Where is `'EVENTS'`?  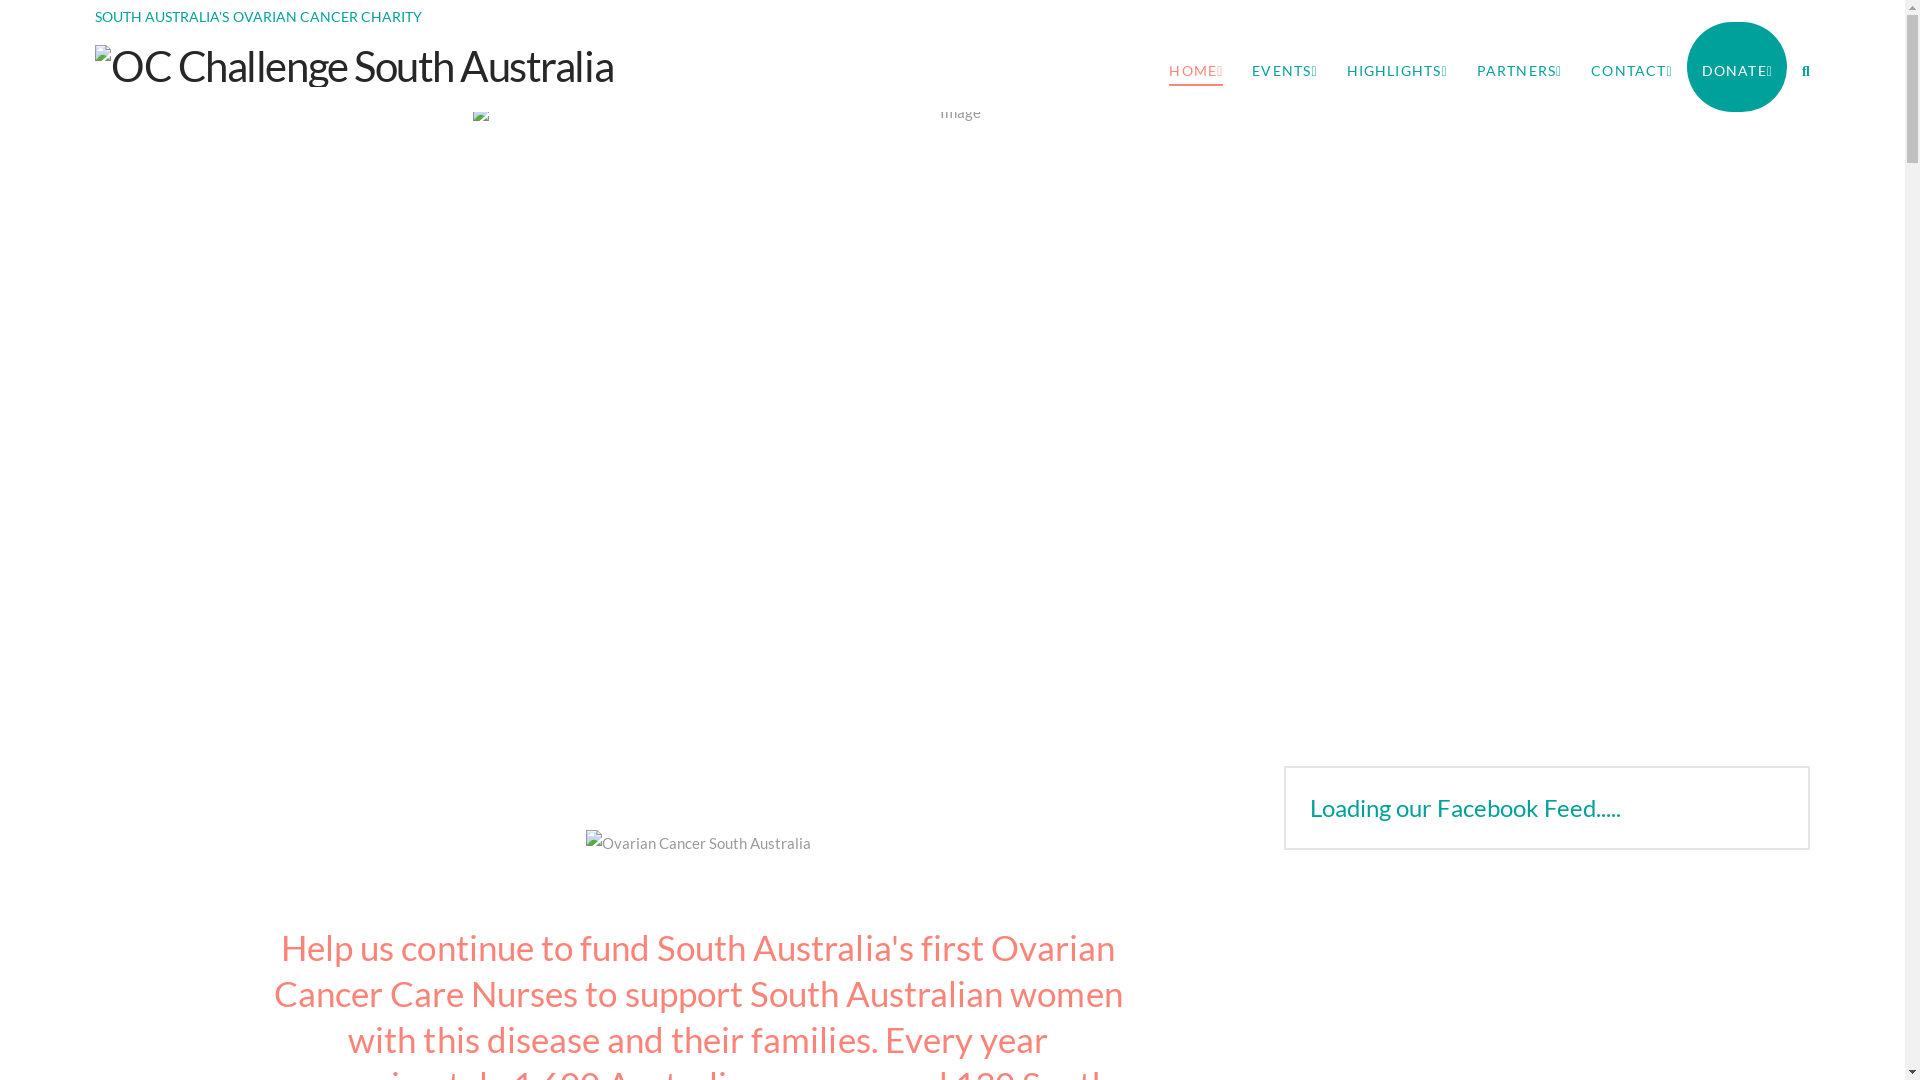
'EVENTS' is located at coordinates (1283, 65).